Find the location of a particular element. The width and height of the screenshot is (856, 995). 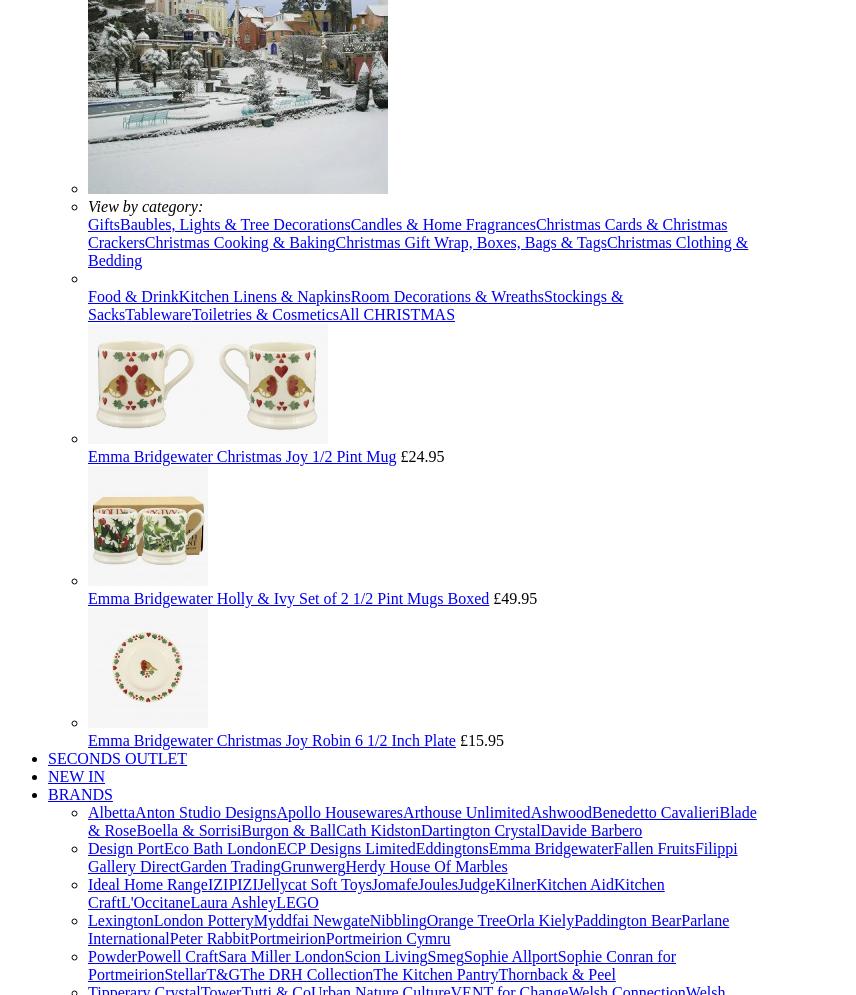

'Myddfai' is located at coordinates (252, 920).